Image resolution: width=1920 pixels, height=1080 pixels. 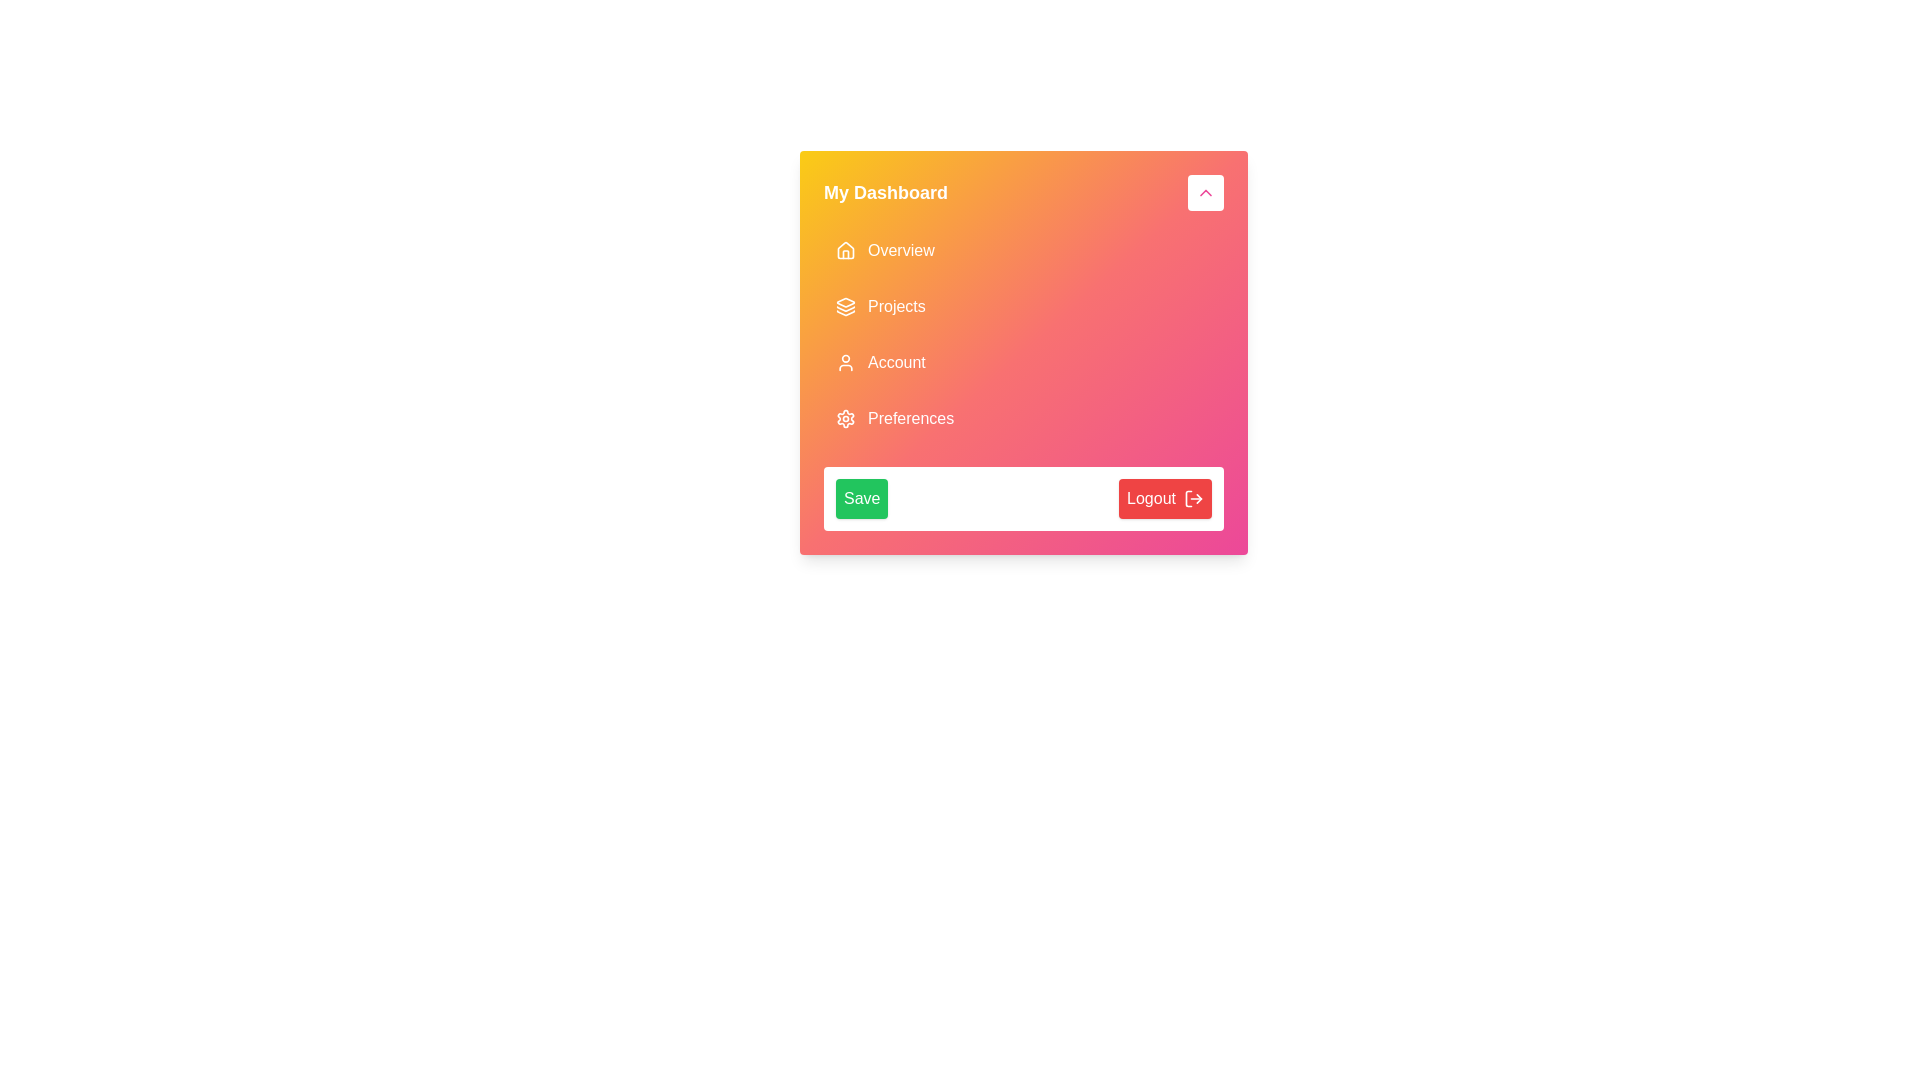 I want to click on the 'Projects' text label, which is styled in white font on a gradient background and located in the second row of the vertical menu, so click(x=895, y=307).